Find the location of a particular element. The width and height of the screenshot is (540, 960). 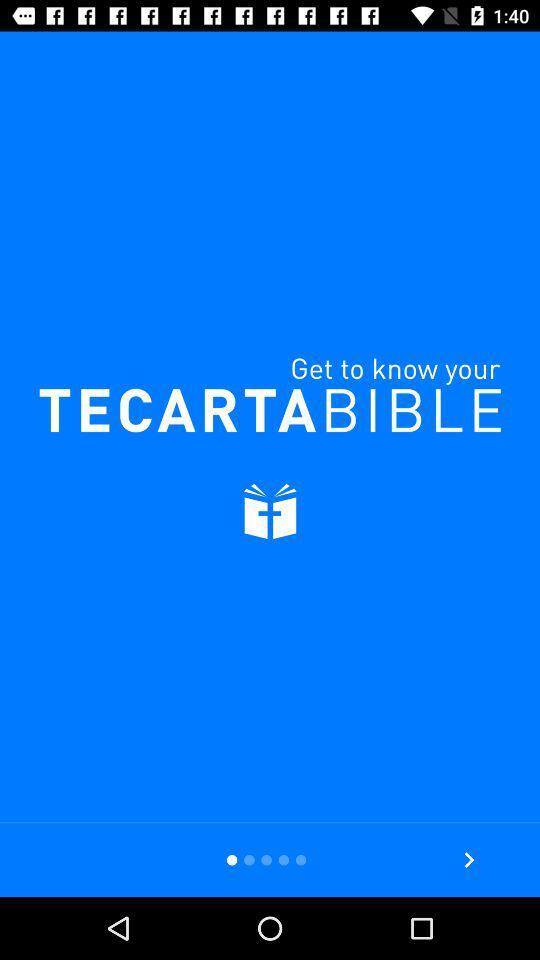

the icon at the bottom right corner is located at coordinates (469, 859).